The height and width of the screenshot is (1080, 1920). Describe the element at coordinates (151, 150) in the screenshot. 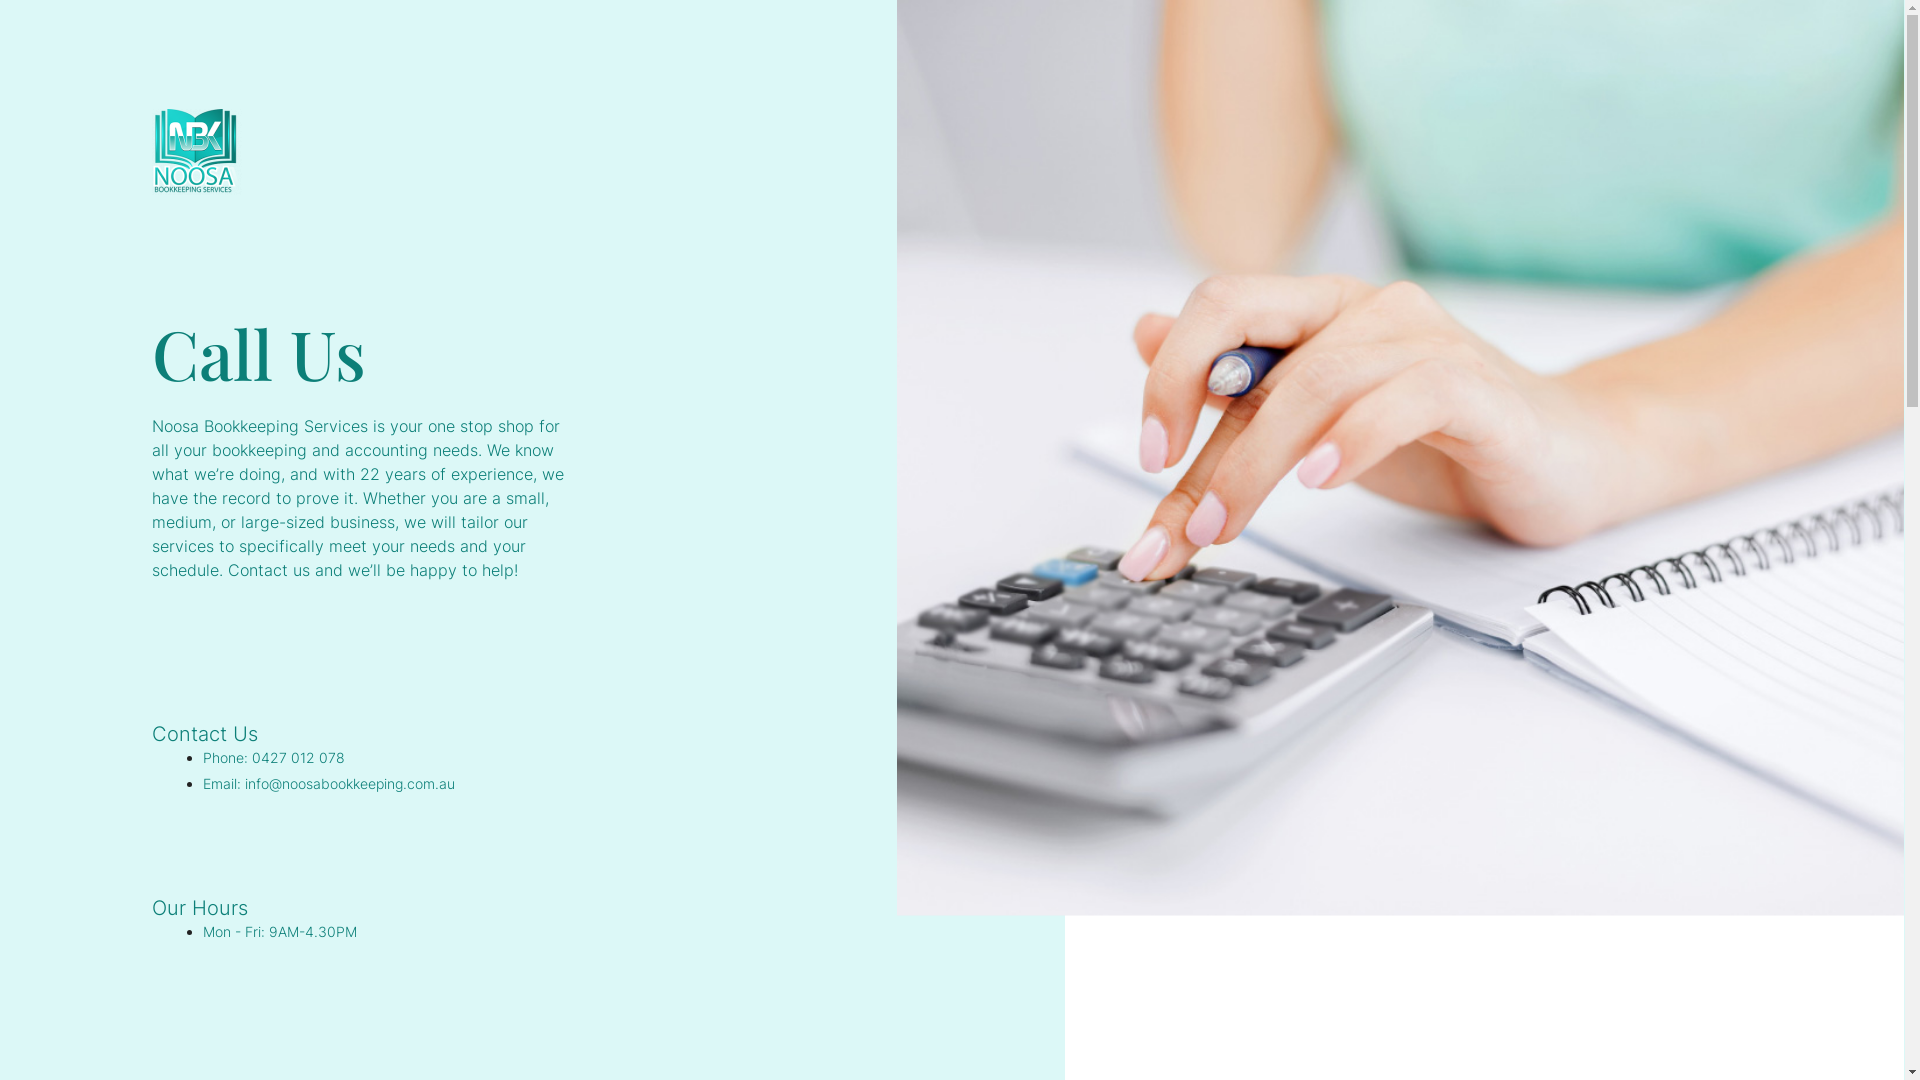

I see `'Noosa-Bookkeeping-Services-copy'` at that location.